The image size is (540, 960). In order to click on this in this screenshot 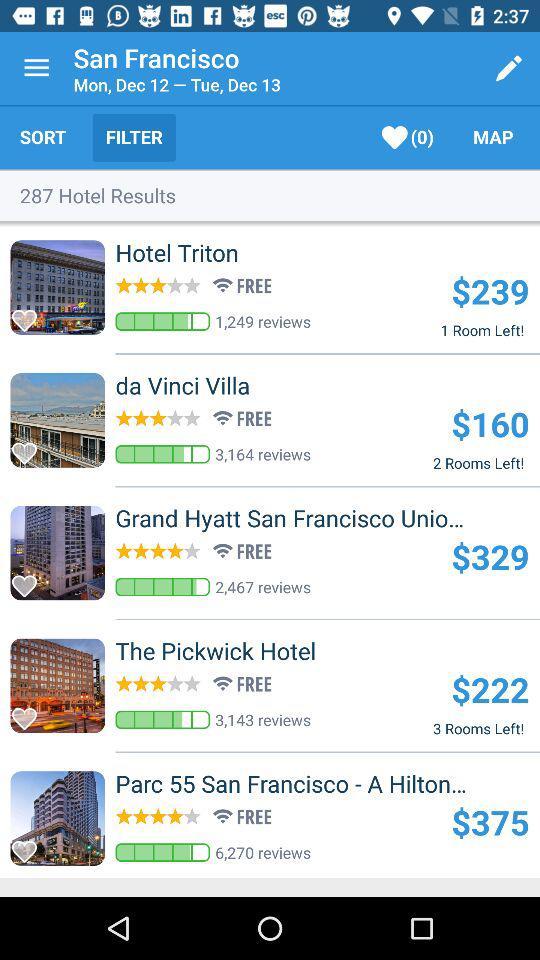, I will do `click(29, 447)`.